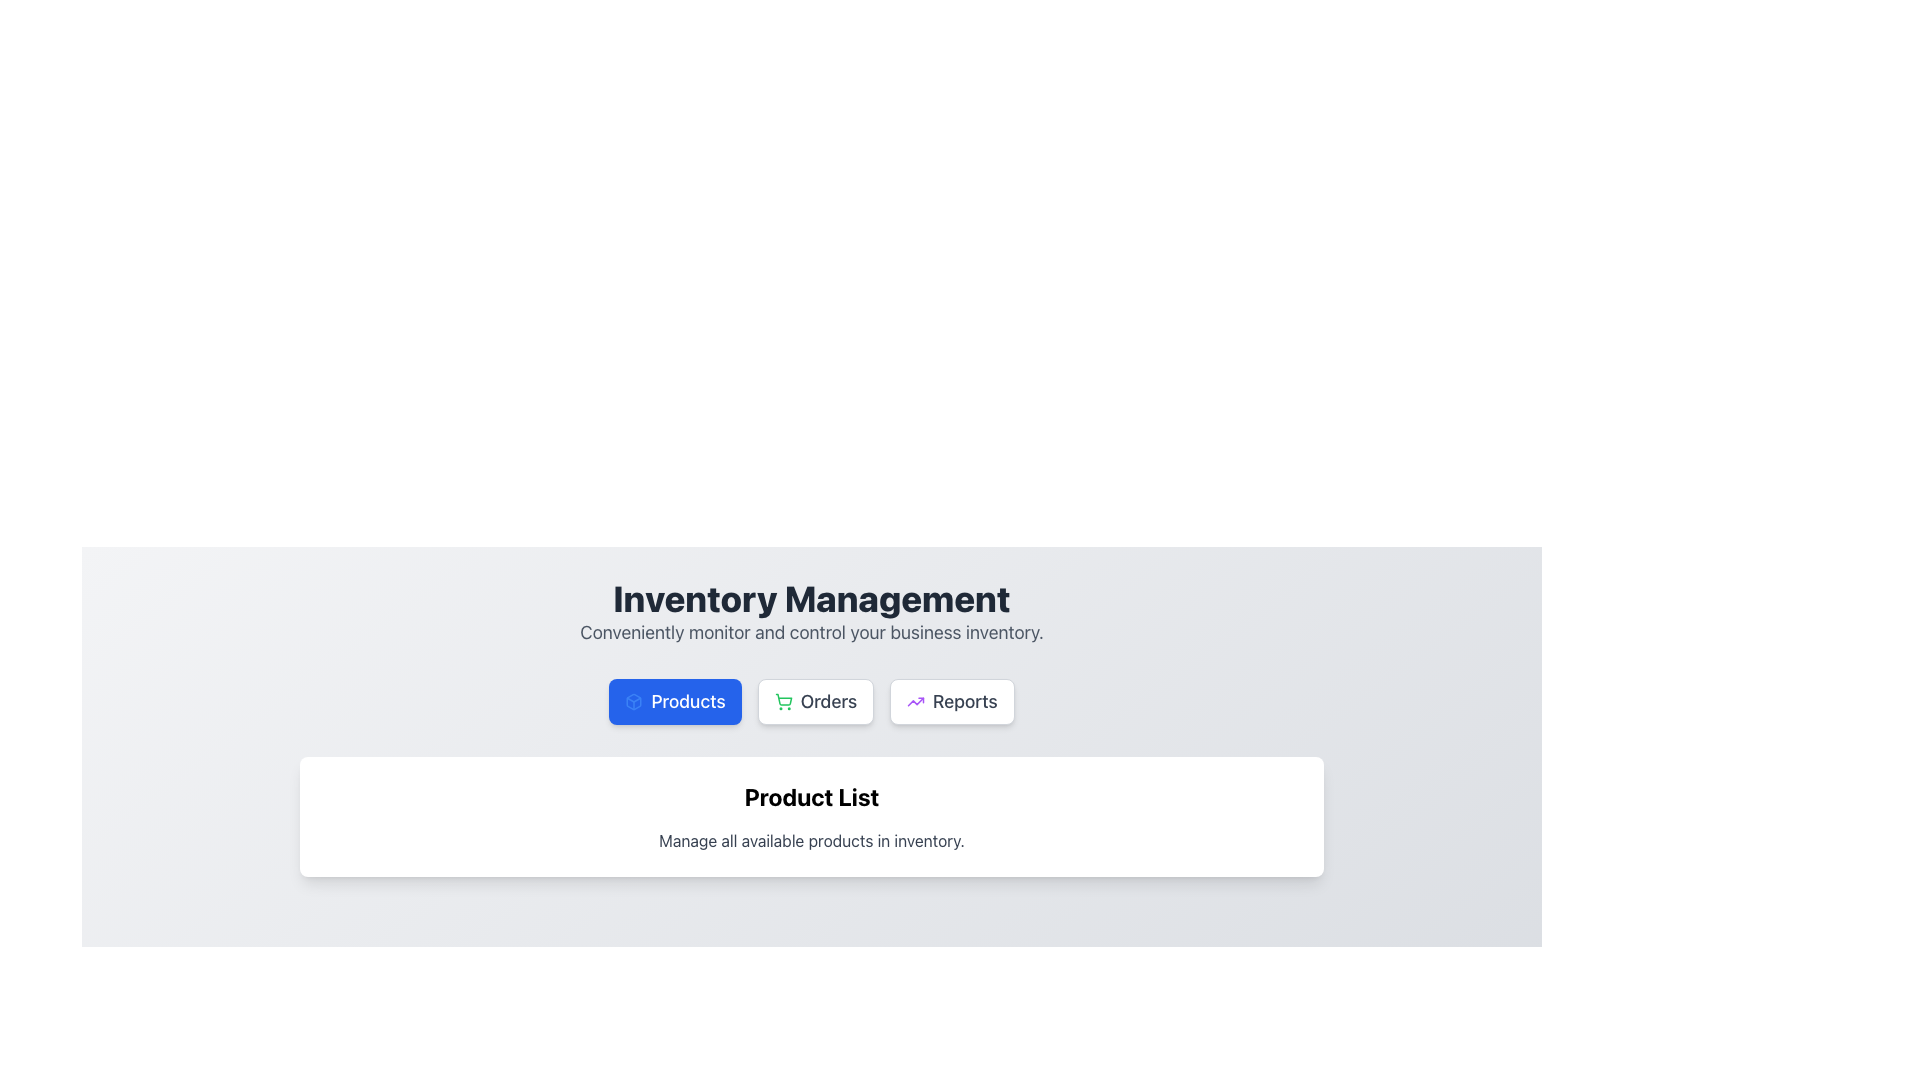  What do you see at coordinates (811, 632) in the screenshot?
I see `the descriptive subtitle of the 'Inventory Management' section, which is located directly below the main heading and above the buttons for 'Products', 'Orders', and 'Reports'` at bounding box center [811, 632].